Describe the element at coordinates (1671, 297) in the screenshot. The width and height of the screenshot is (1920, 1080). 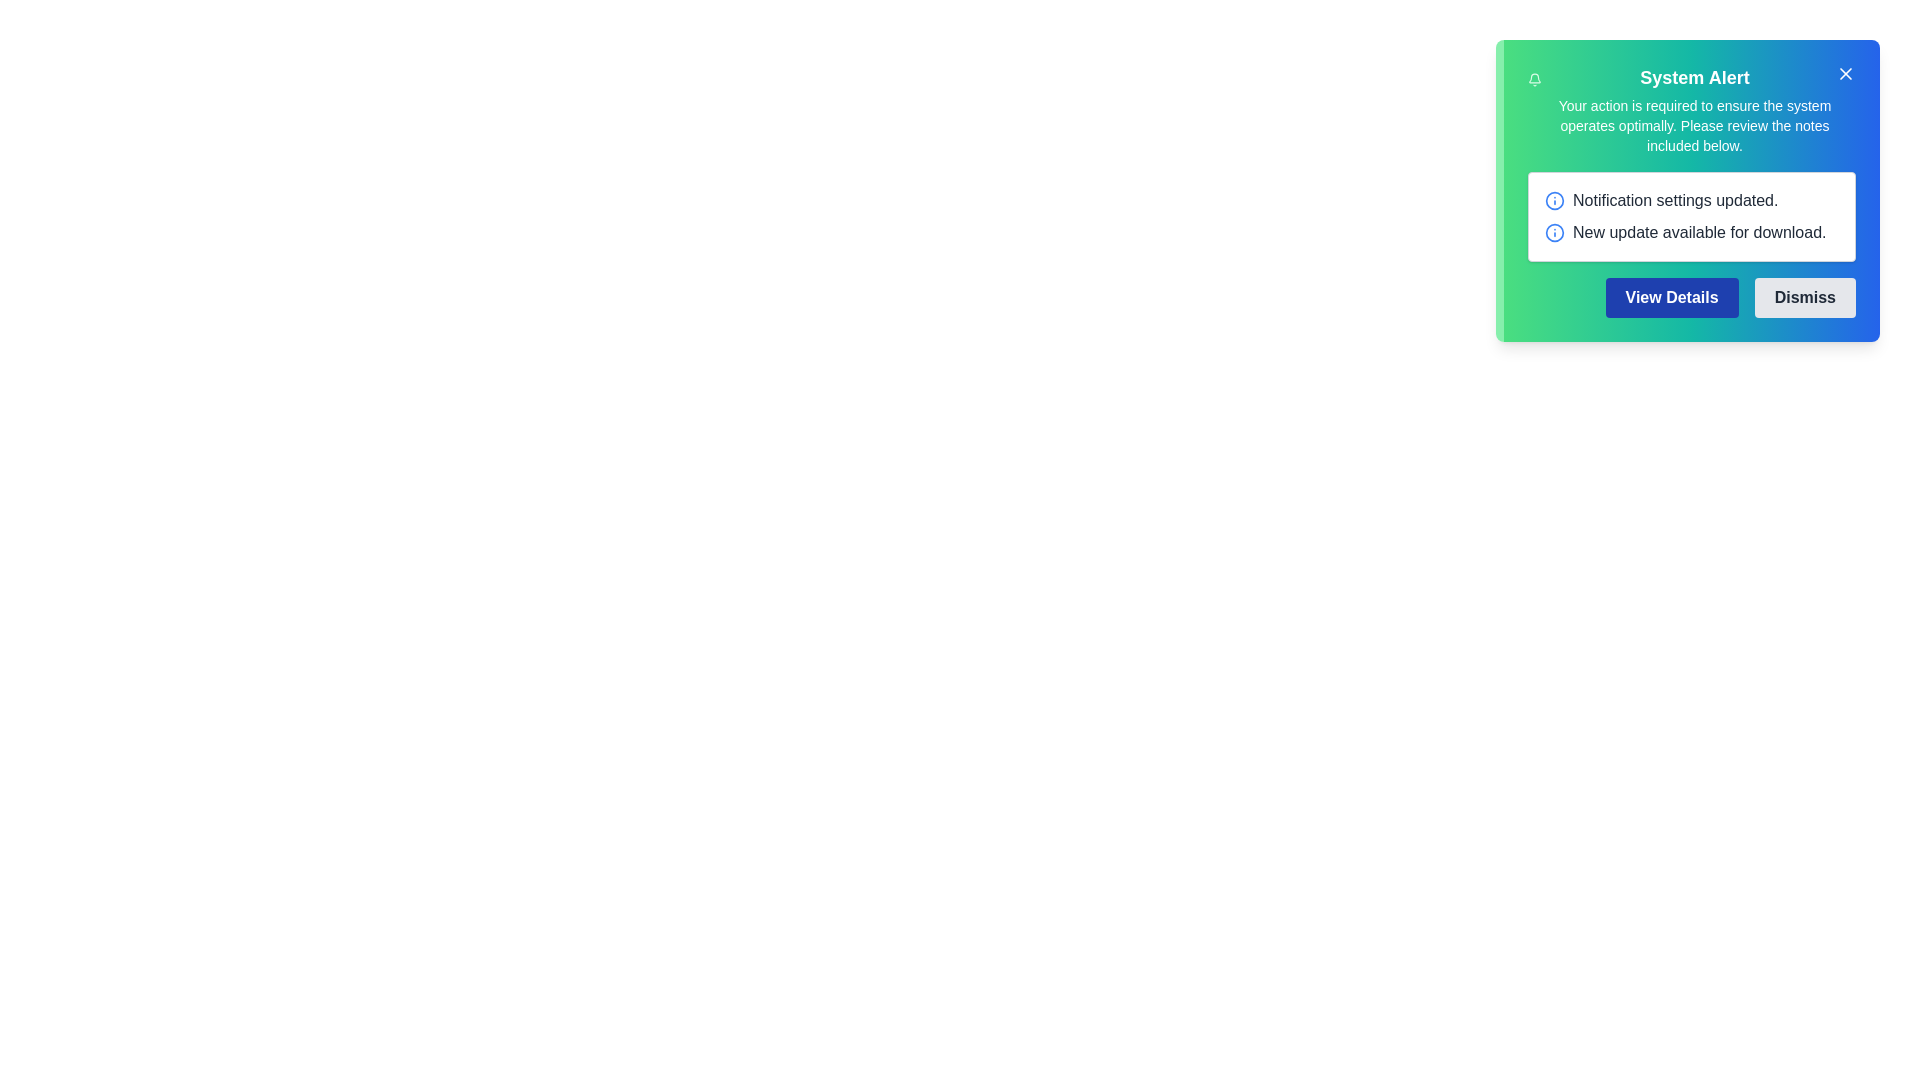
I see `the 'View Details' button` at that location.